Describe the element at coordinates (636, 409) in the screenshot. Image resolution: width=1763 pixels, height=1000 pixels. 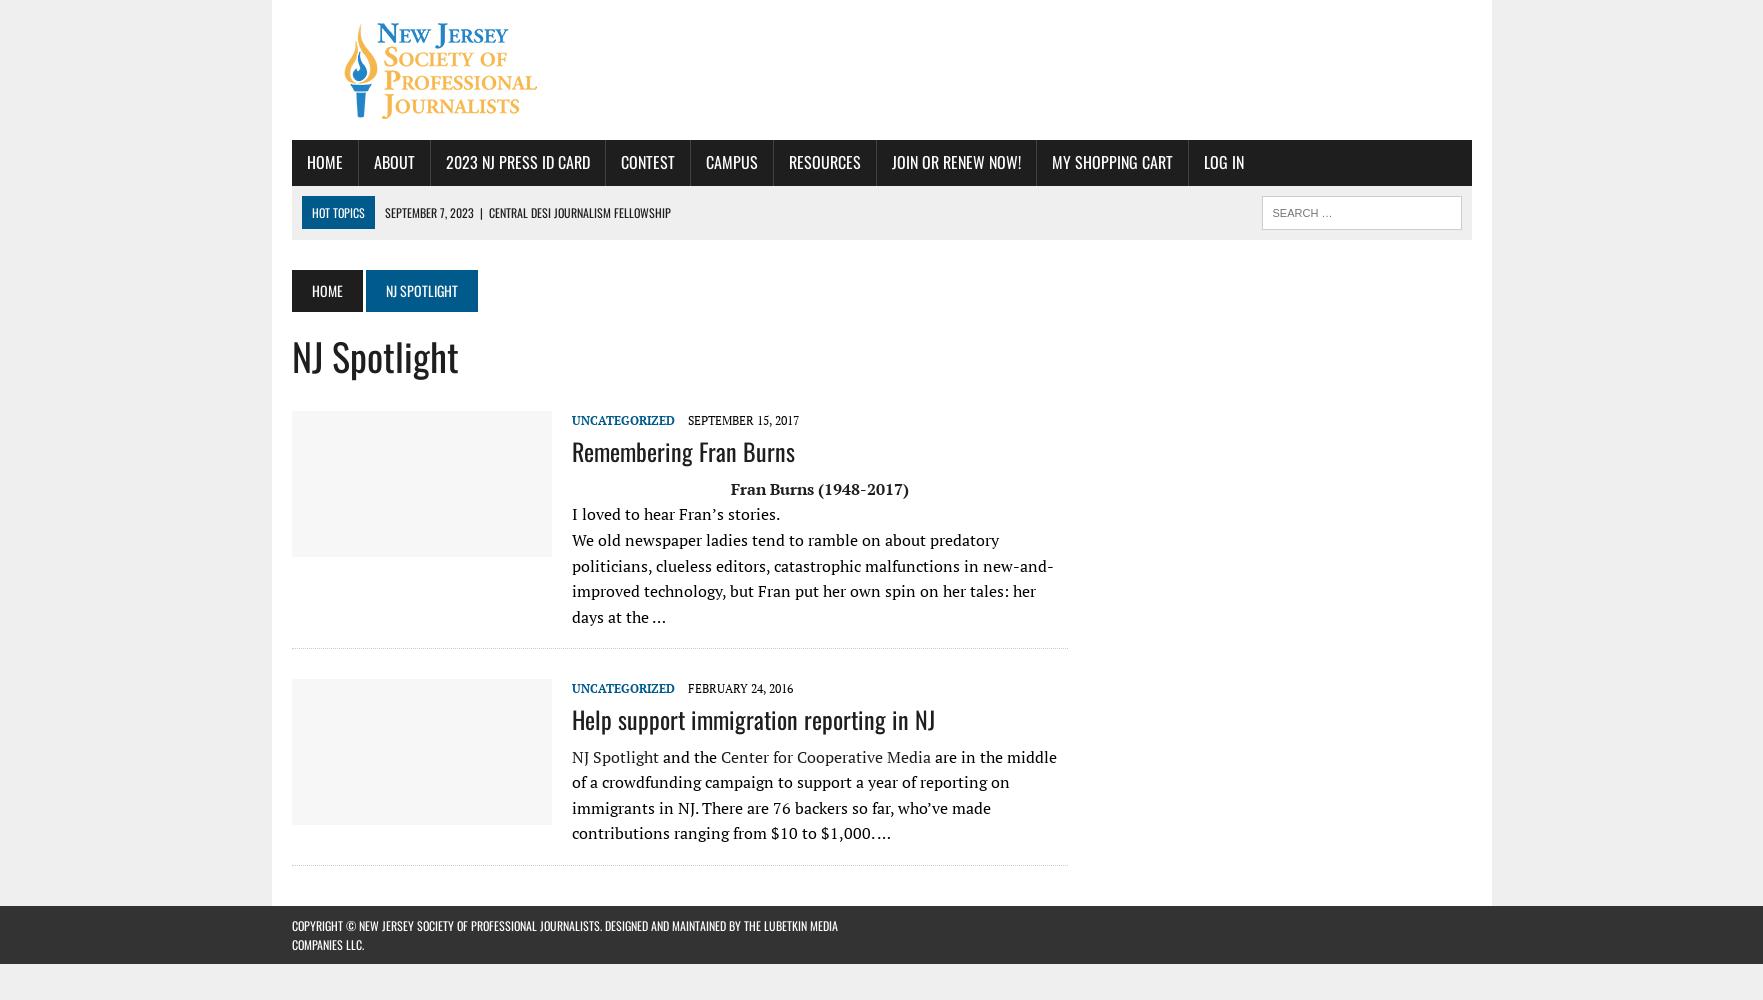
I see `'NJ-SPJ Excellence in Journalism Awards Announced; Awards Ceremony Nov. 4 in Lyndhurst'` at that location.